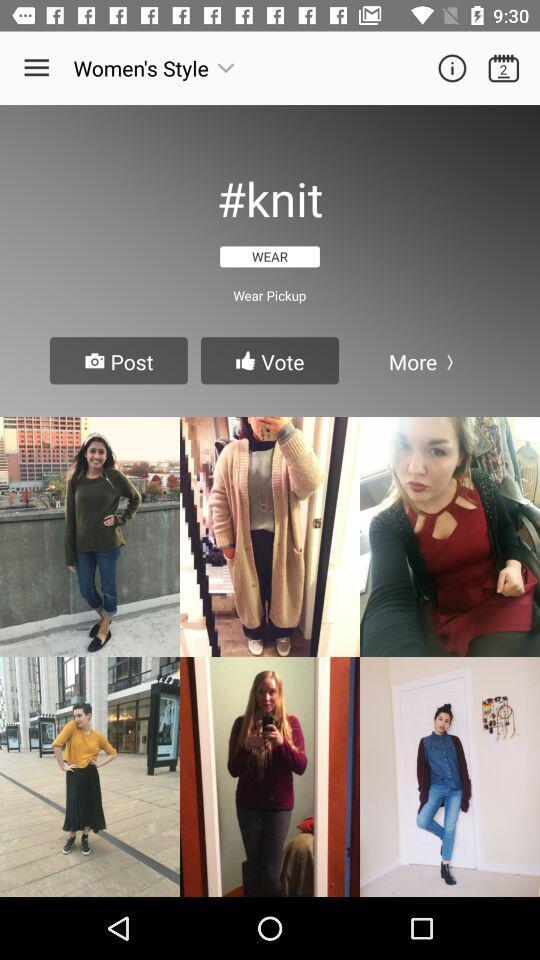 The width and height of the screenshot is (540, 960). I want to click on open calendar, so click(502, 68).